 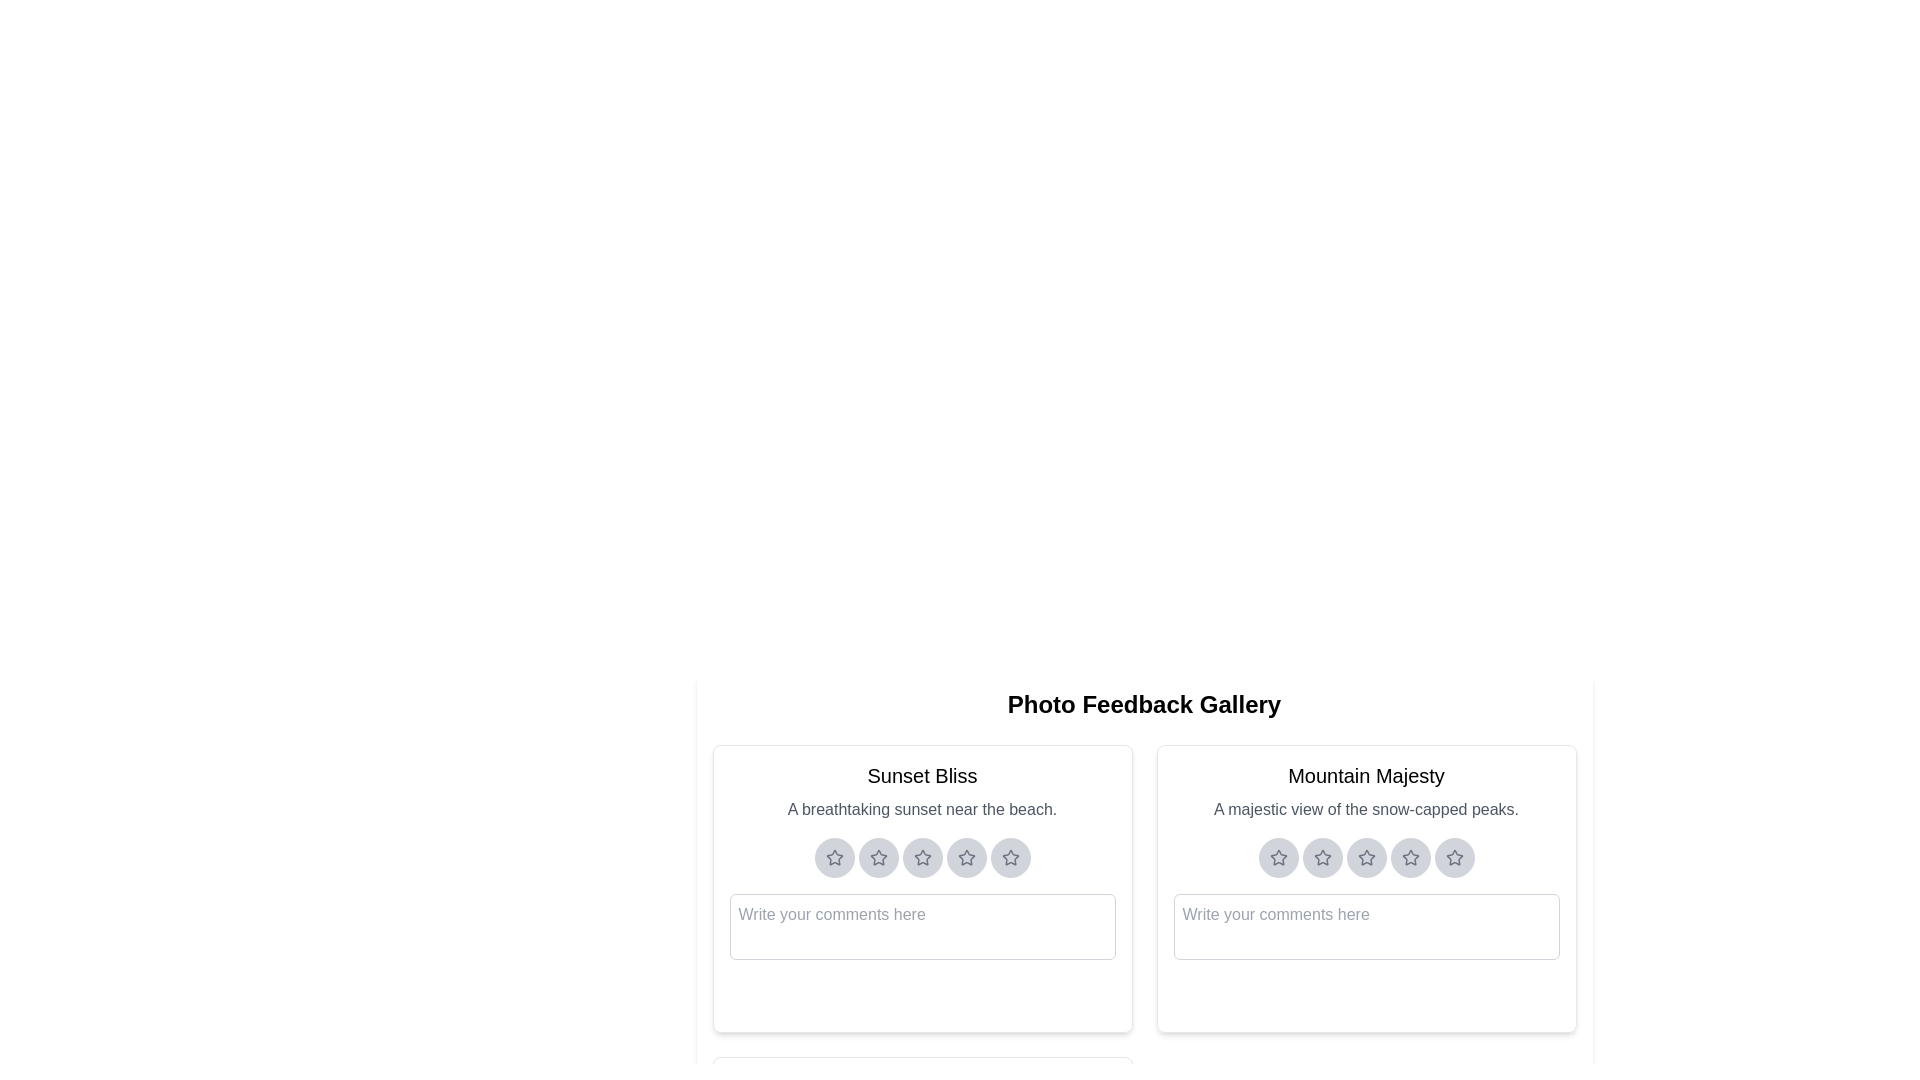 I want to click on the static text element that reads 'A majestic view of the snow-capped peaks.' located beneath the title 'Mountain Majesty' in the card layout, so click(x=1365, y=810).